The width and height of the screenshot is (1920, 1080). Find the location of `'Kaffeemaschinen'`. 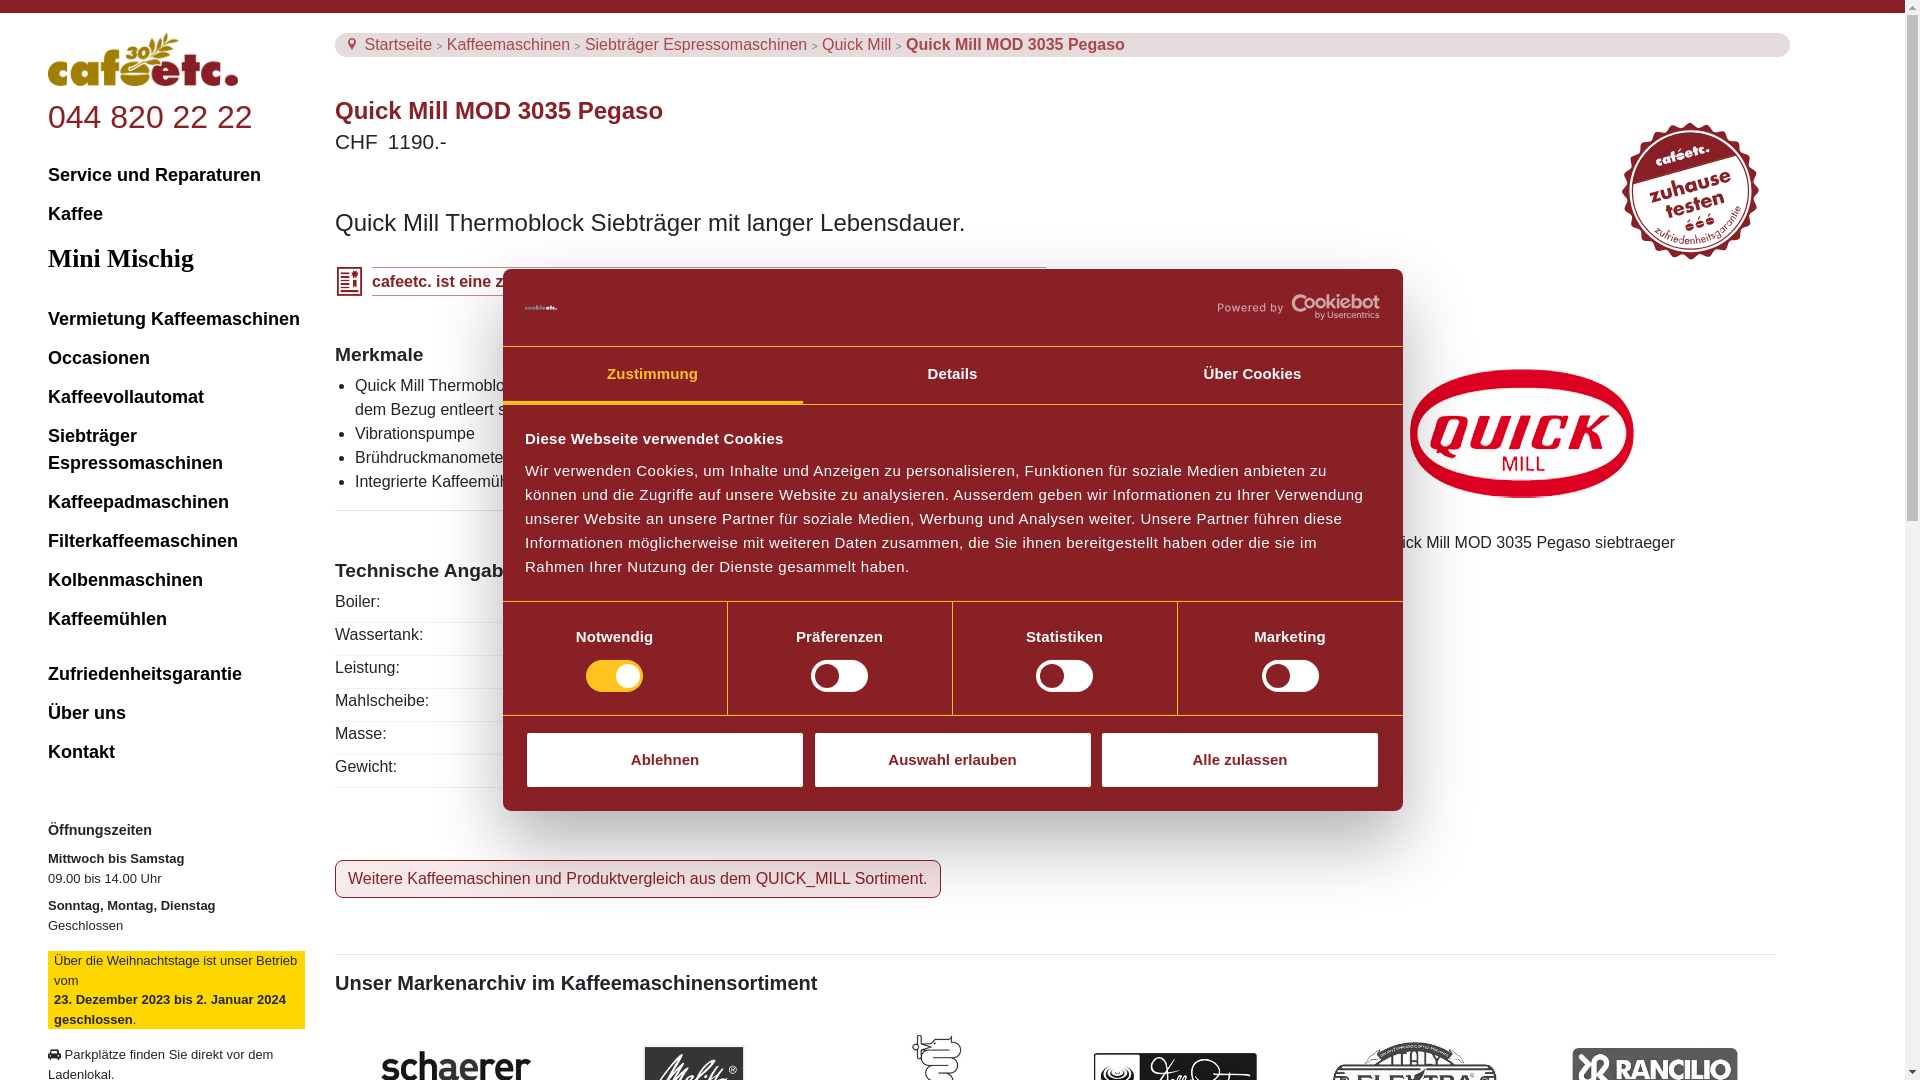

'Kaffeemaschinen' is located at coordinates (510, 44).